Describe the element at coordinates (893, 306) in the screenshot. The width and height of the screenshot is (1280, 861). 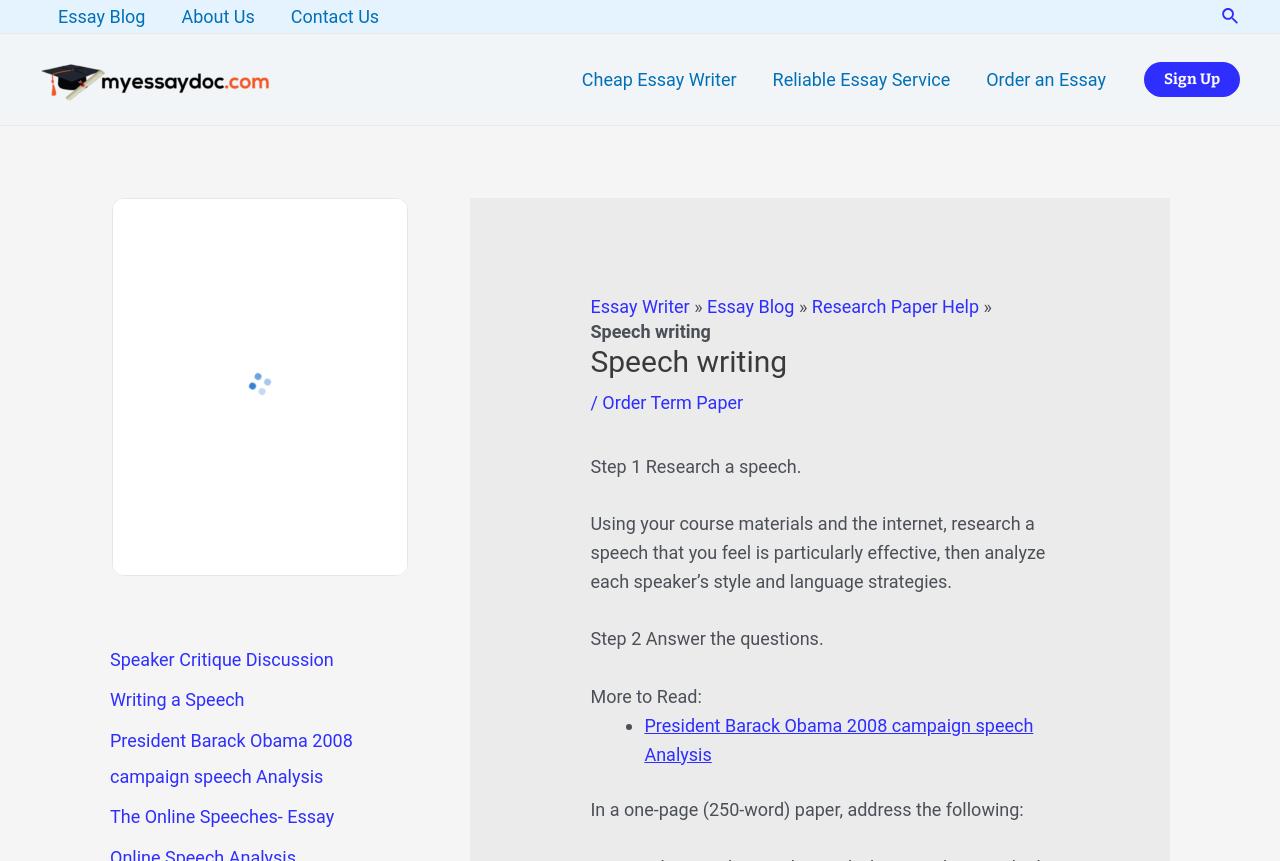
I see `'Research Paper Help'` at that location.